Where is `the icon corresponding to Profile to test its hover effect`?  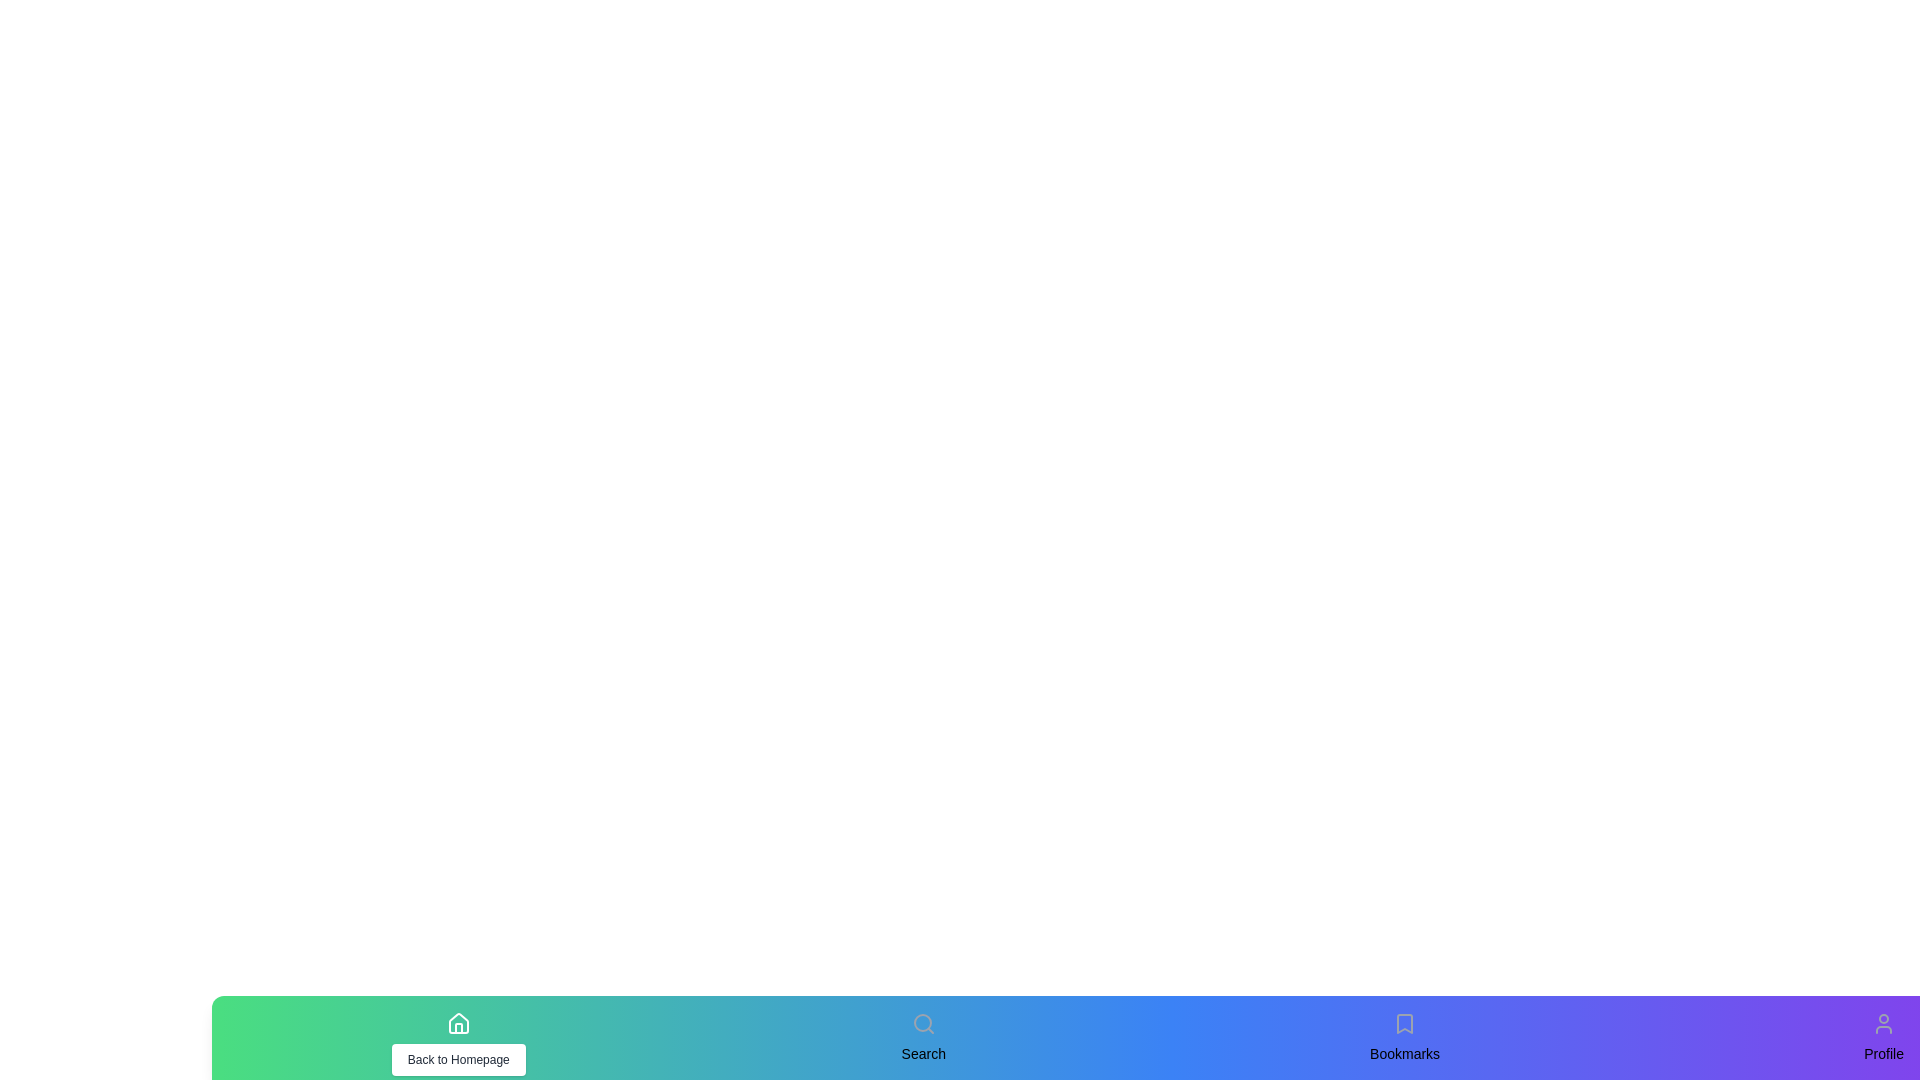
the icon corresponding to Profile to test its hover effect is located at coordinates (1883, 1023).